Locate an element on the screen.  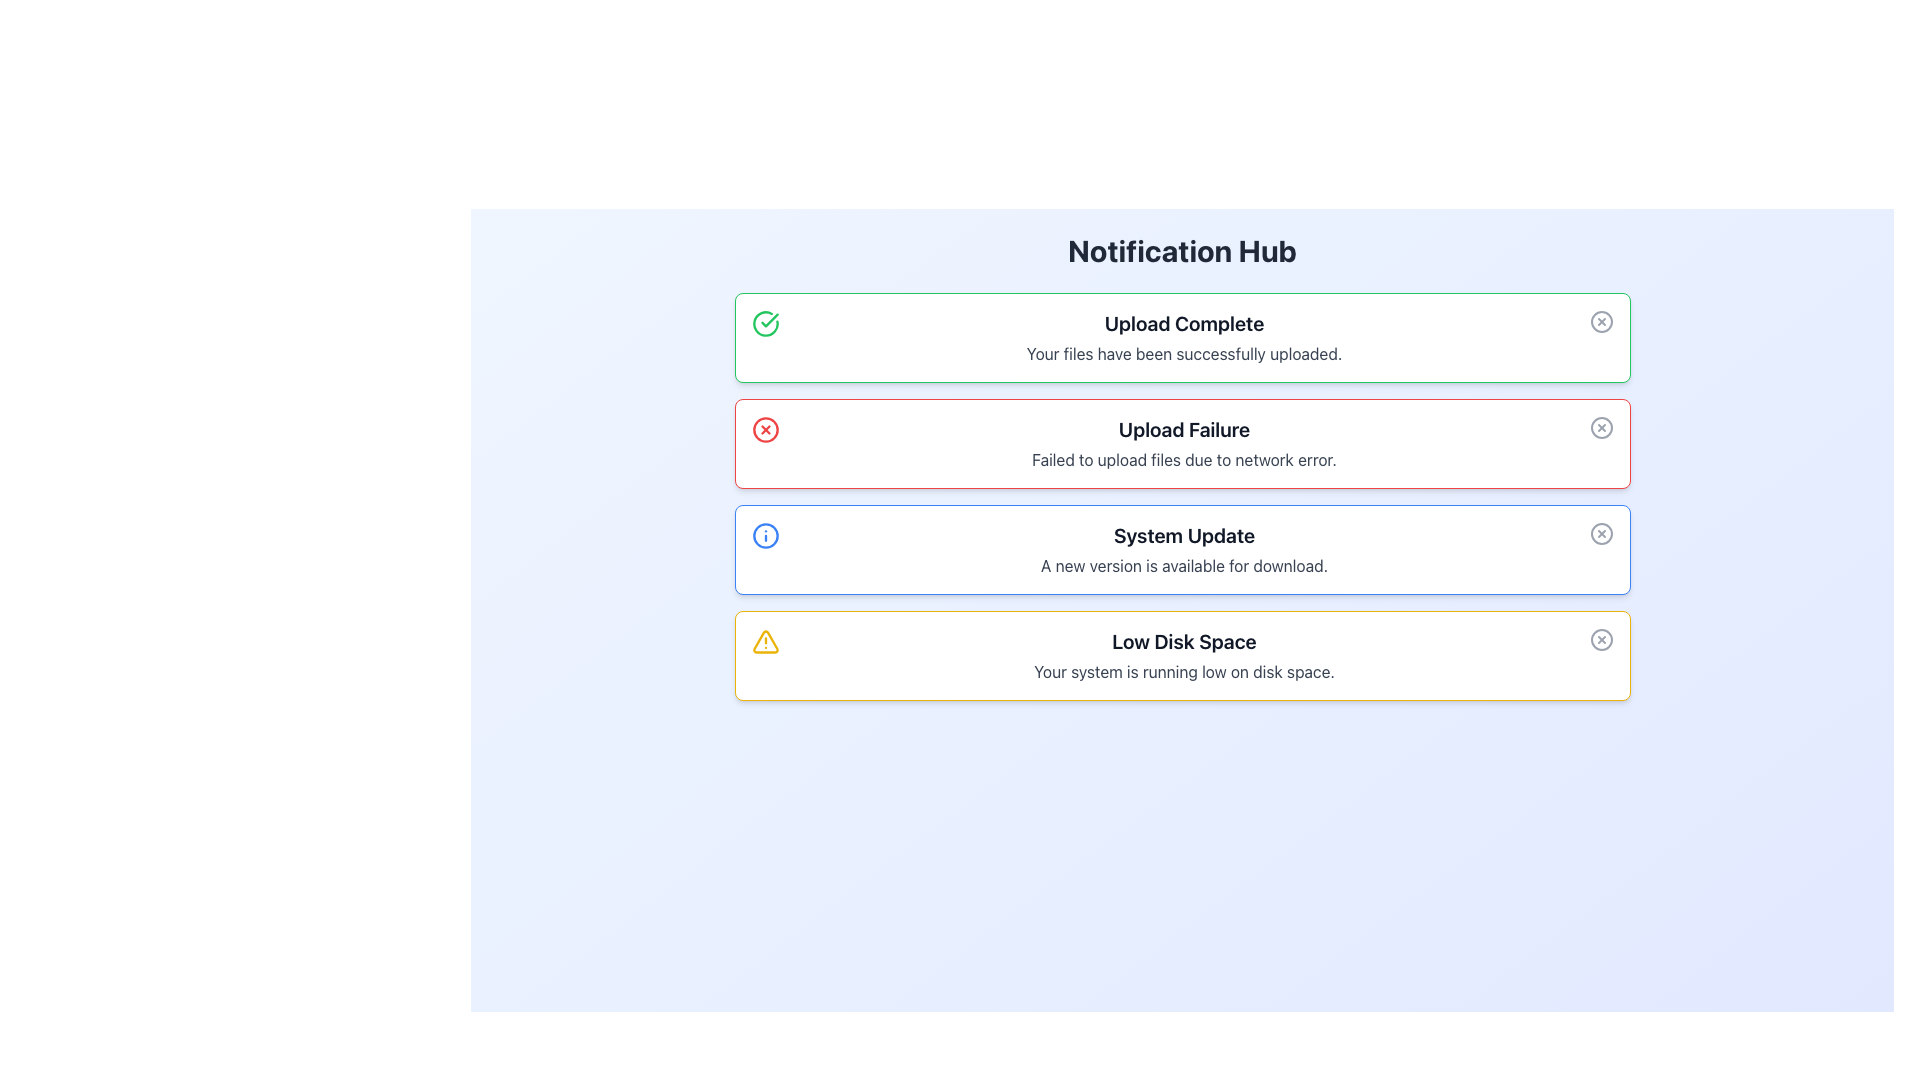
the Static Text element that reads 'Upload Complete,' which is styled with a bold font, dark gray color, and is located at the top of a notification box with a green border is located at coordinates (1184, 323).